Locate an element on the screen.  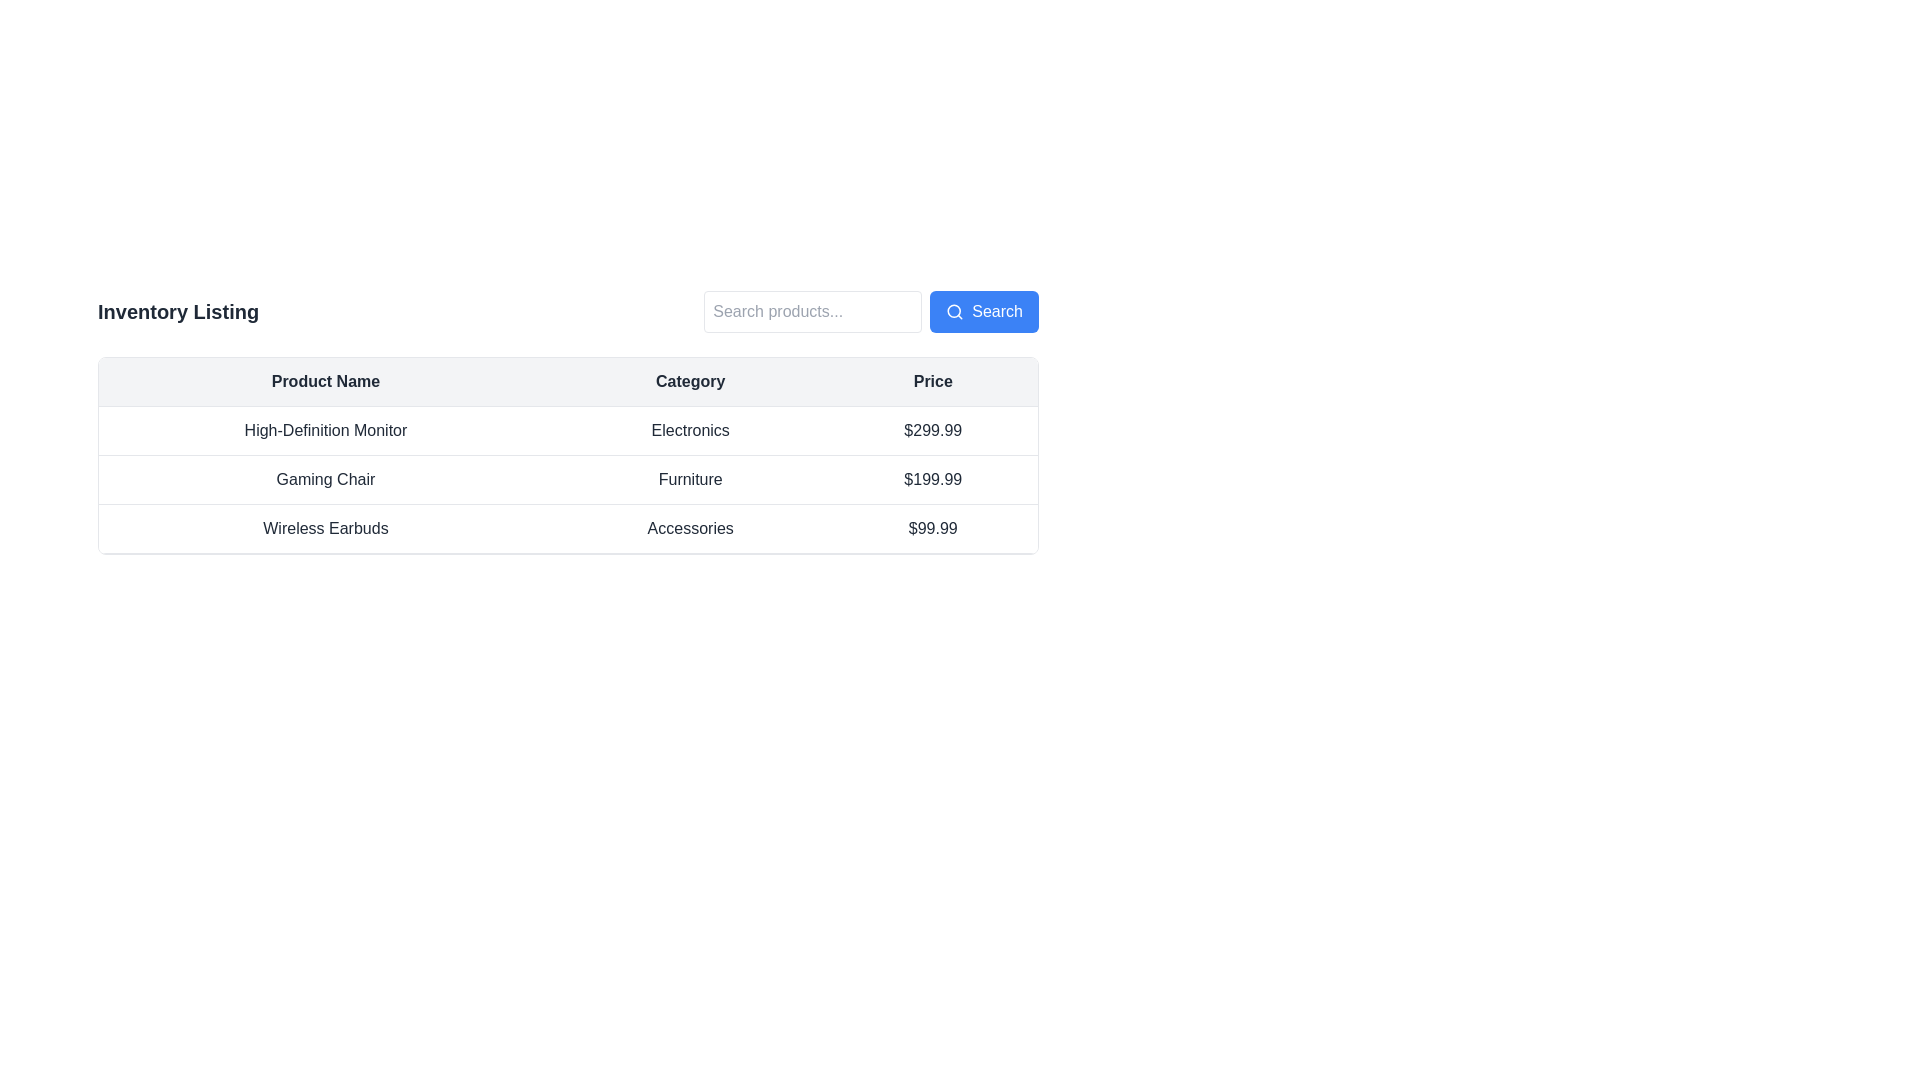
the circular SVG element that represents the magnifying glass in the search icon, located to the left of the 'Search' button at the right end of the search bar above the data table is located at coordinates (953, 311).